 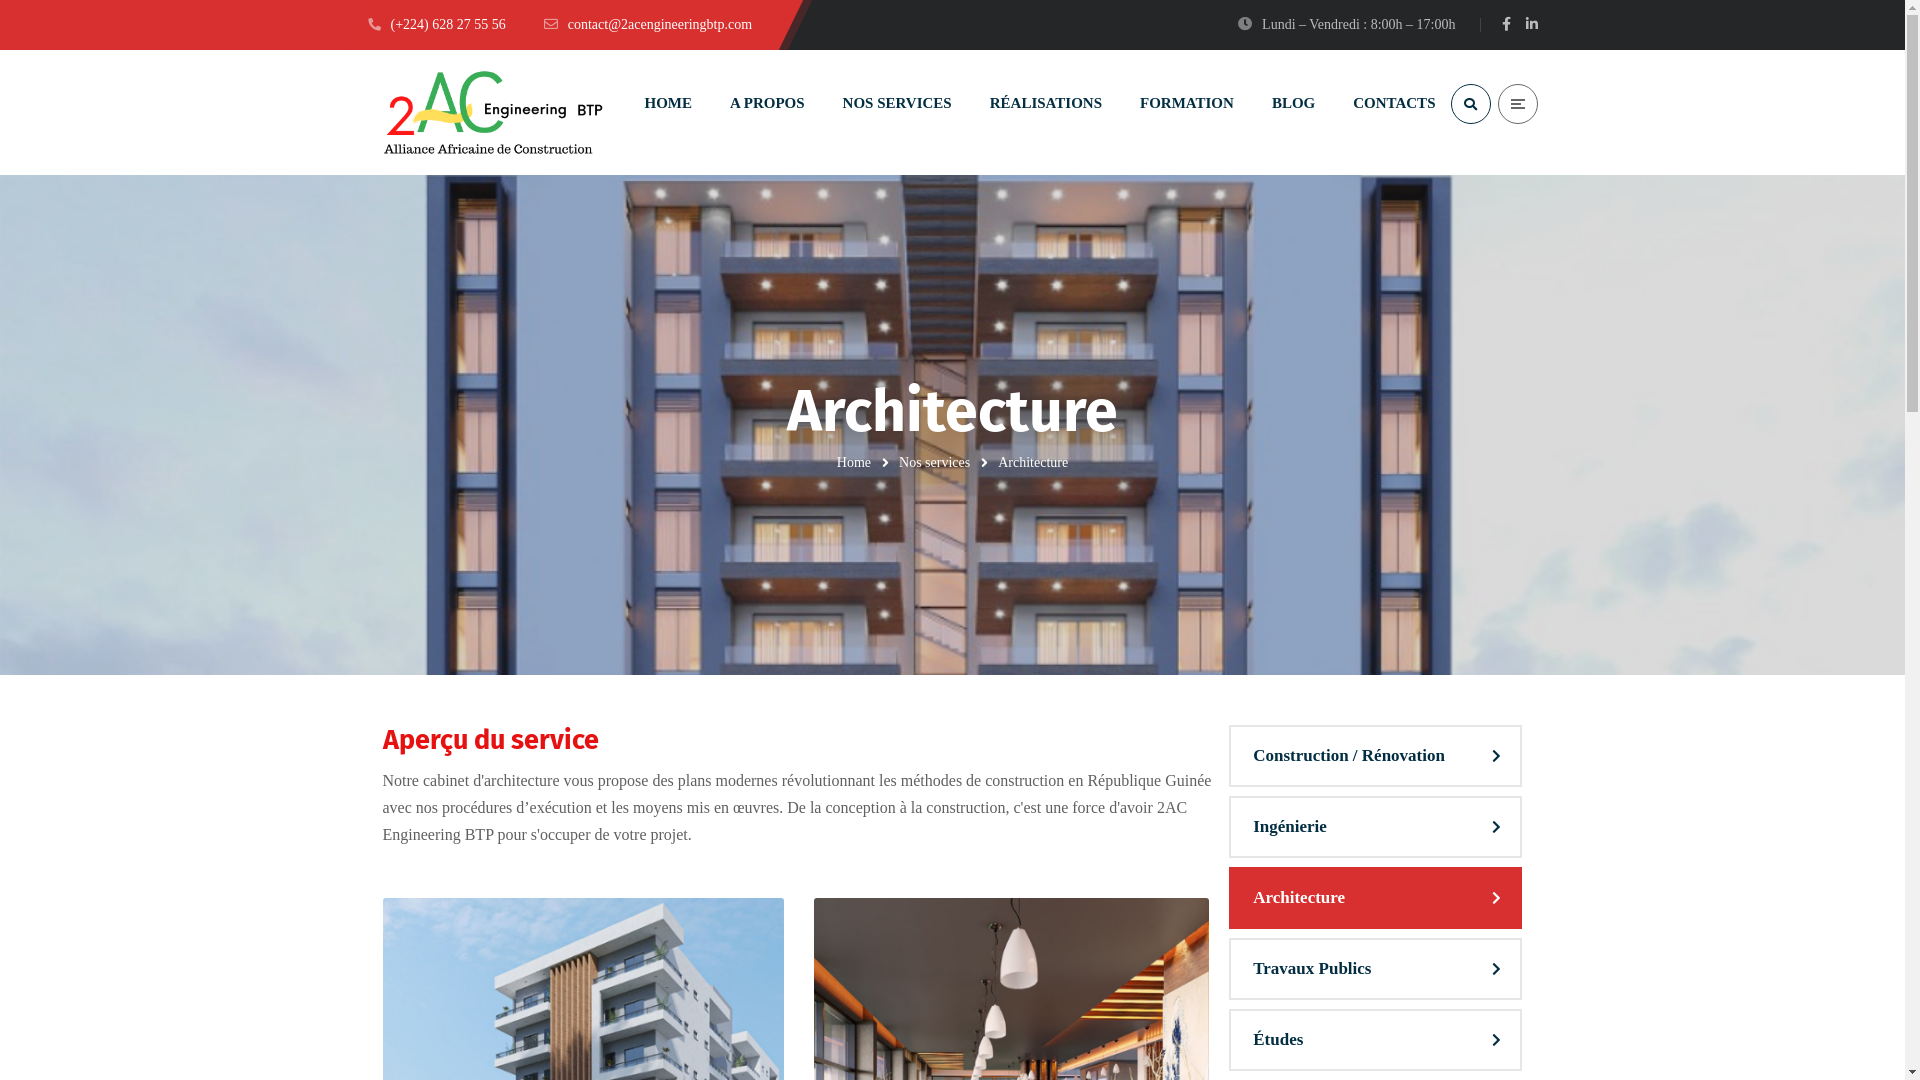 I want to click on 'CONTACTS', so click(x=1353, y=103).